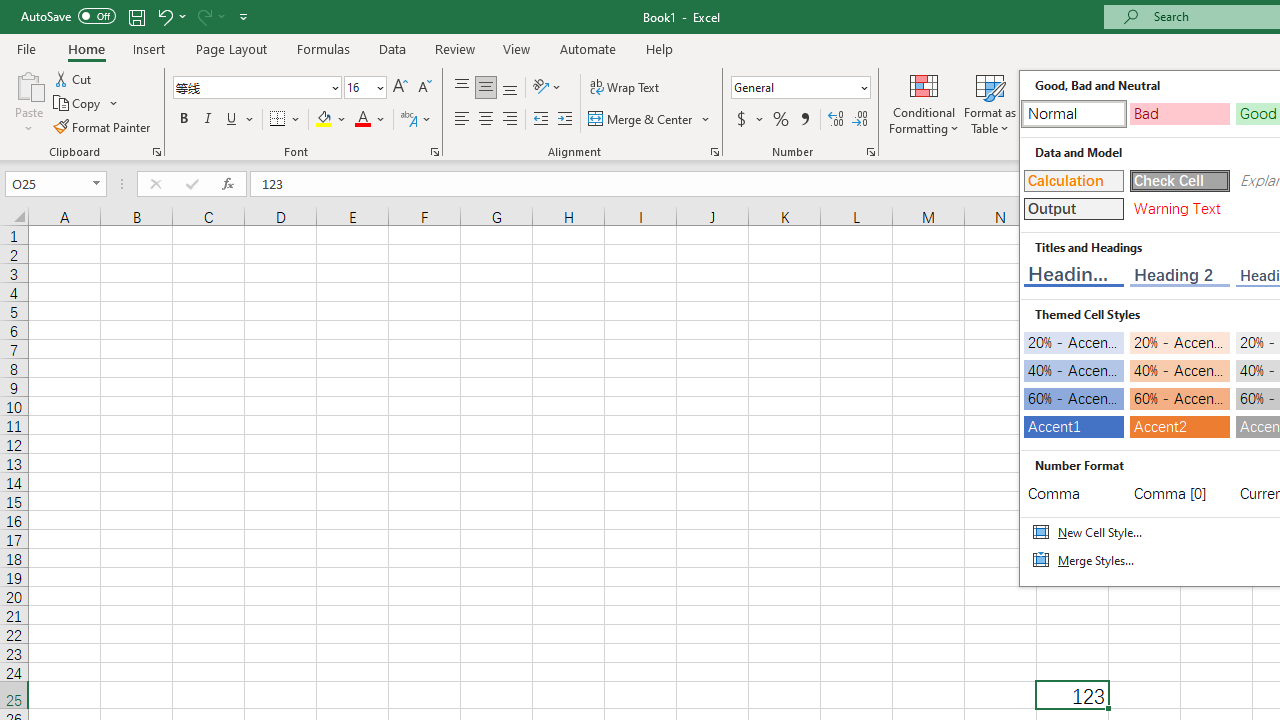 This screenshot has width=1280, height=720. I want to click on 'Decrease Decimal', so click(859, 119).